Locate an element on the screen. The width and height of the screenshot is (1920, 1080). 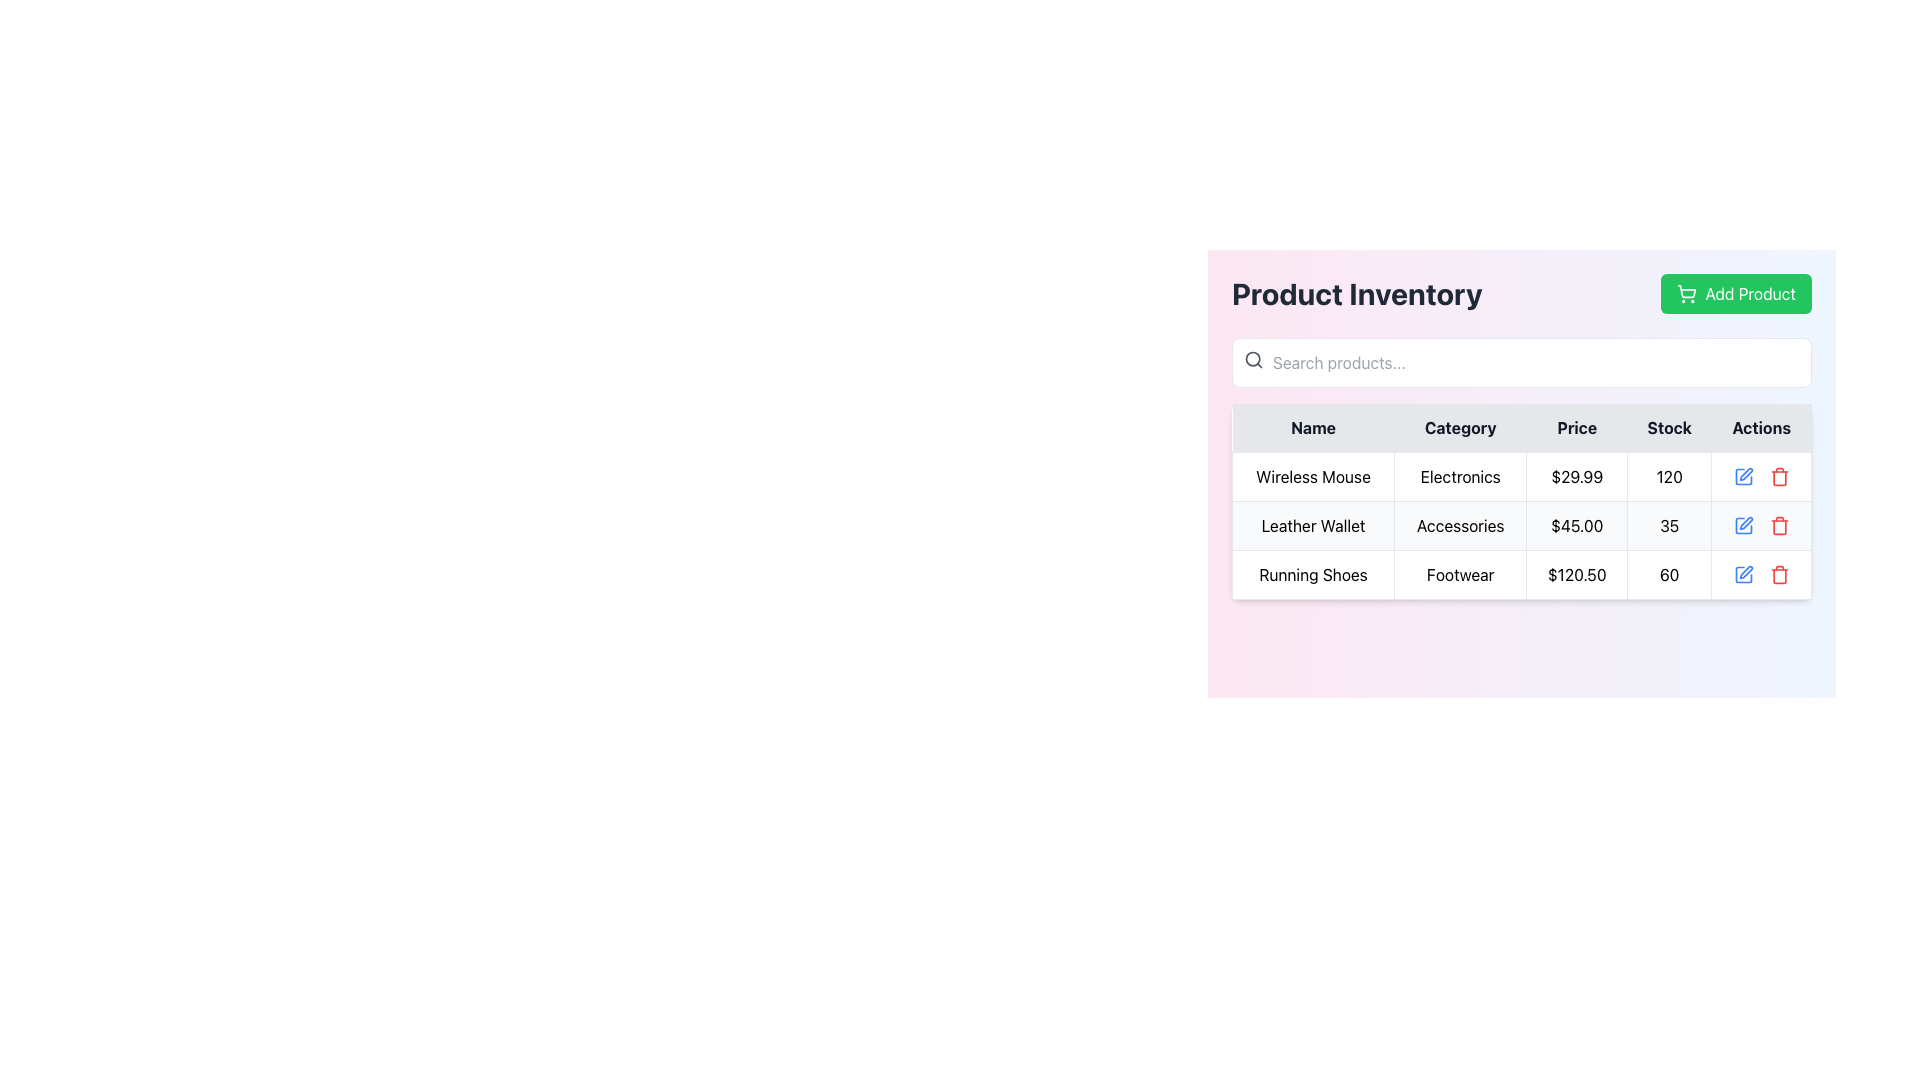
the green rectangular button labeled 'Add Product' containing a shopping cart icon, located at the top right corner of the product inventory interface is located at coordinates (1686, 291).